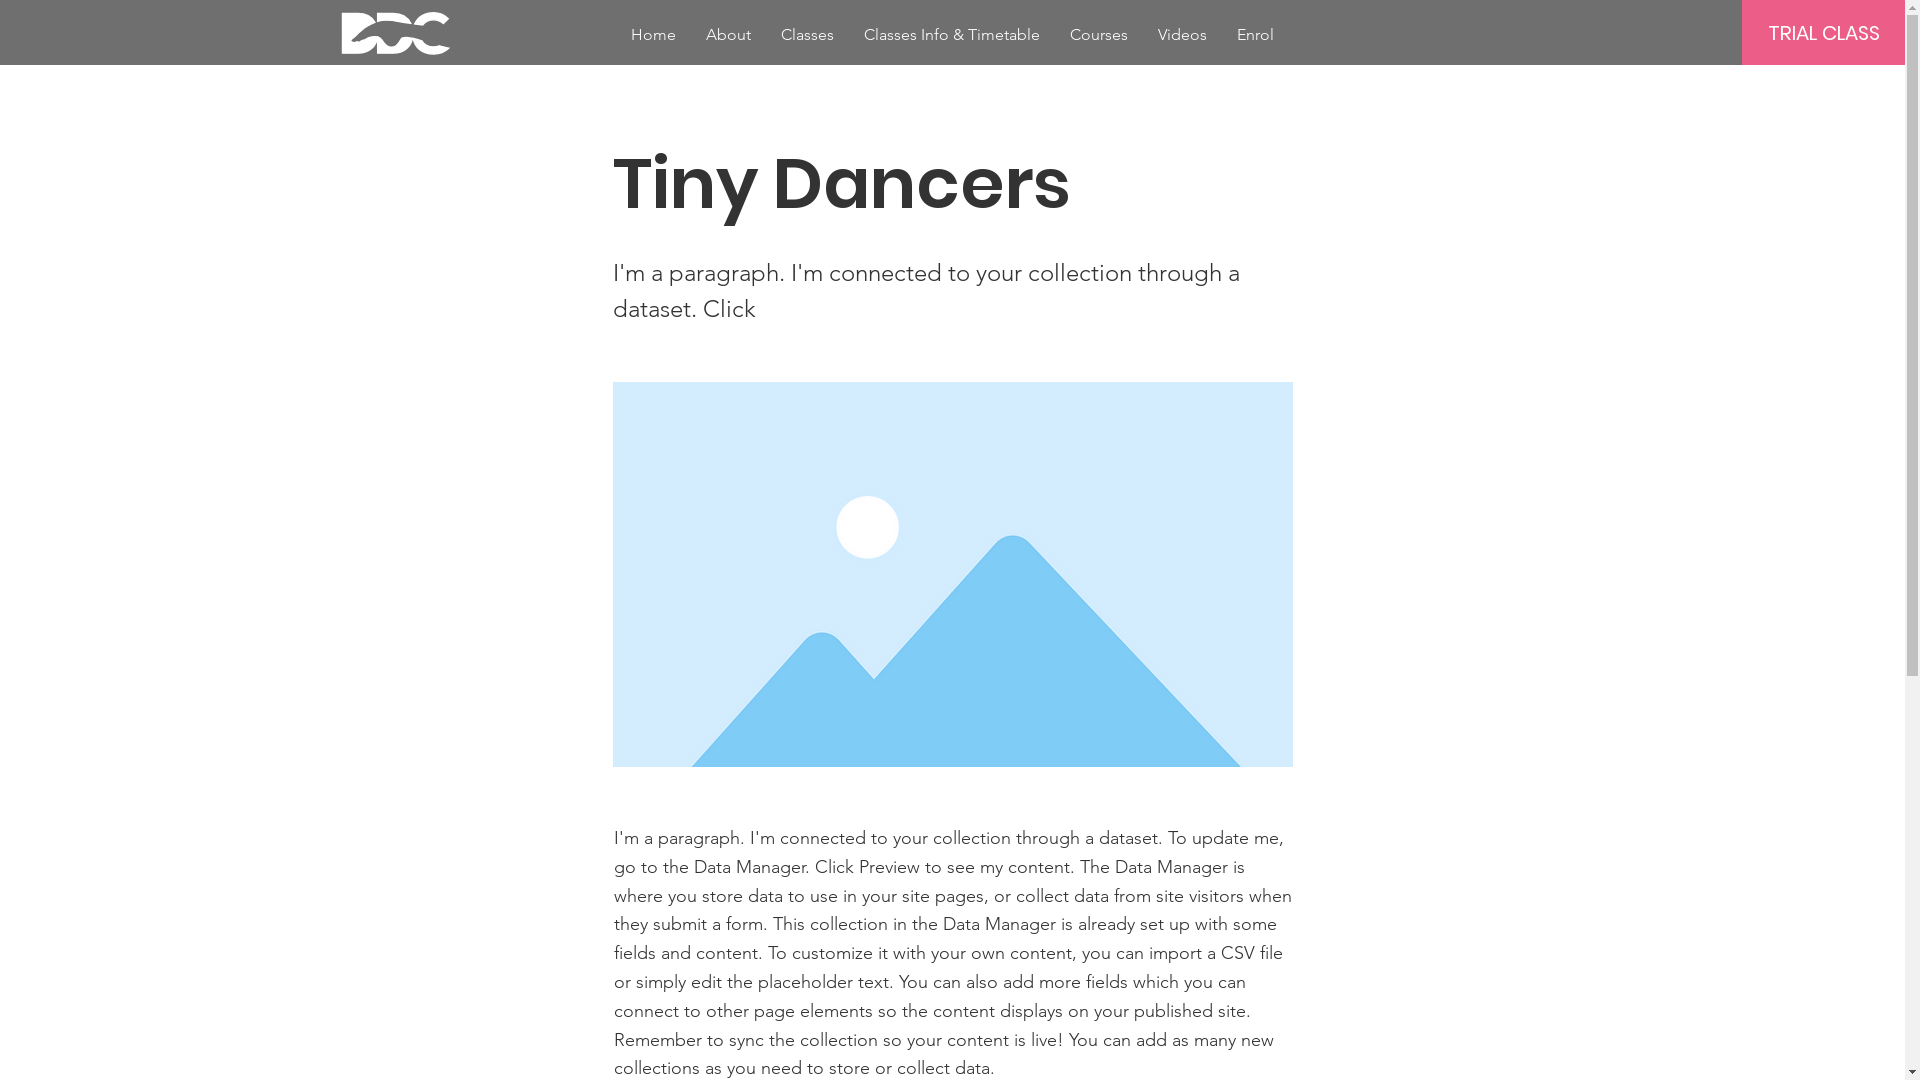 This screenshot has height=1080, width=1920. I want to click on 'Enrol', so click(1254, 34).